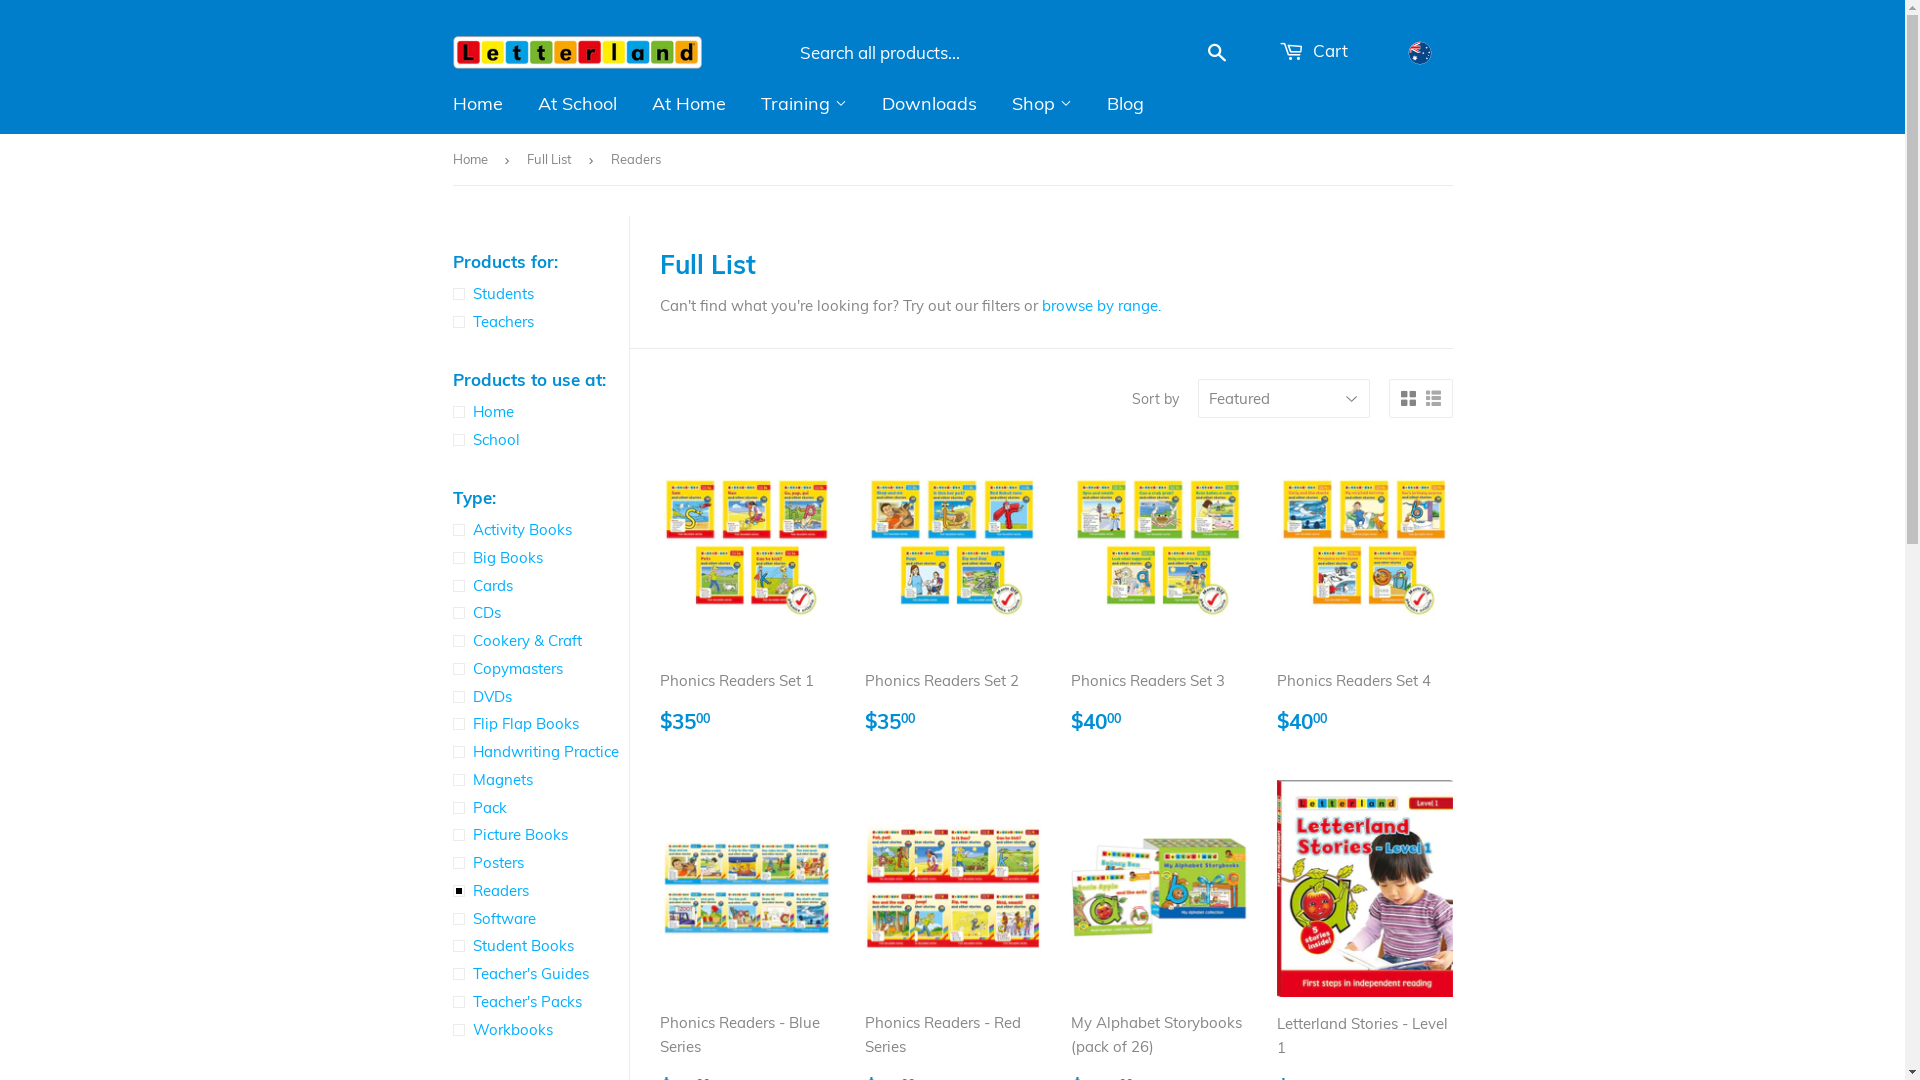  I want to click on 'Handwriting Practice', so click(539, 752).